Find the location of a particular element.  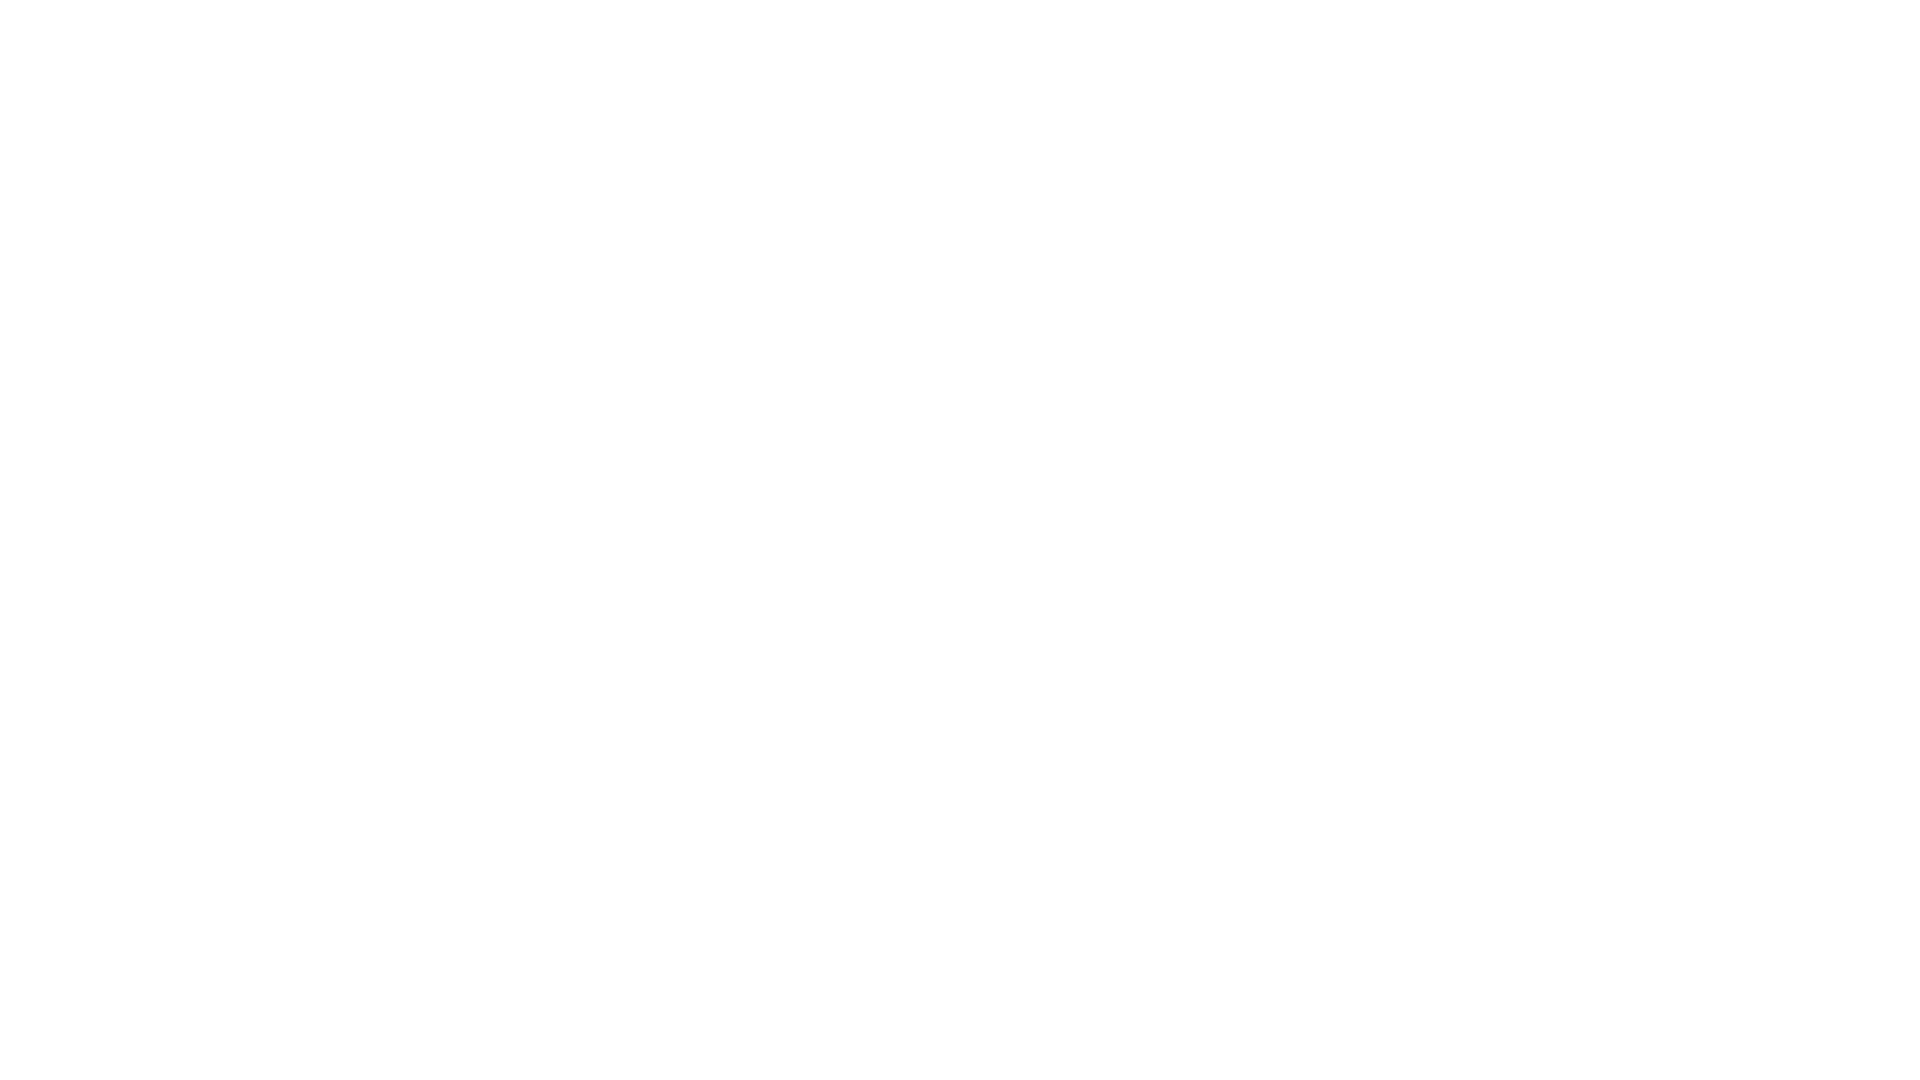

Search is located at coordinates (1397, 88).